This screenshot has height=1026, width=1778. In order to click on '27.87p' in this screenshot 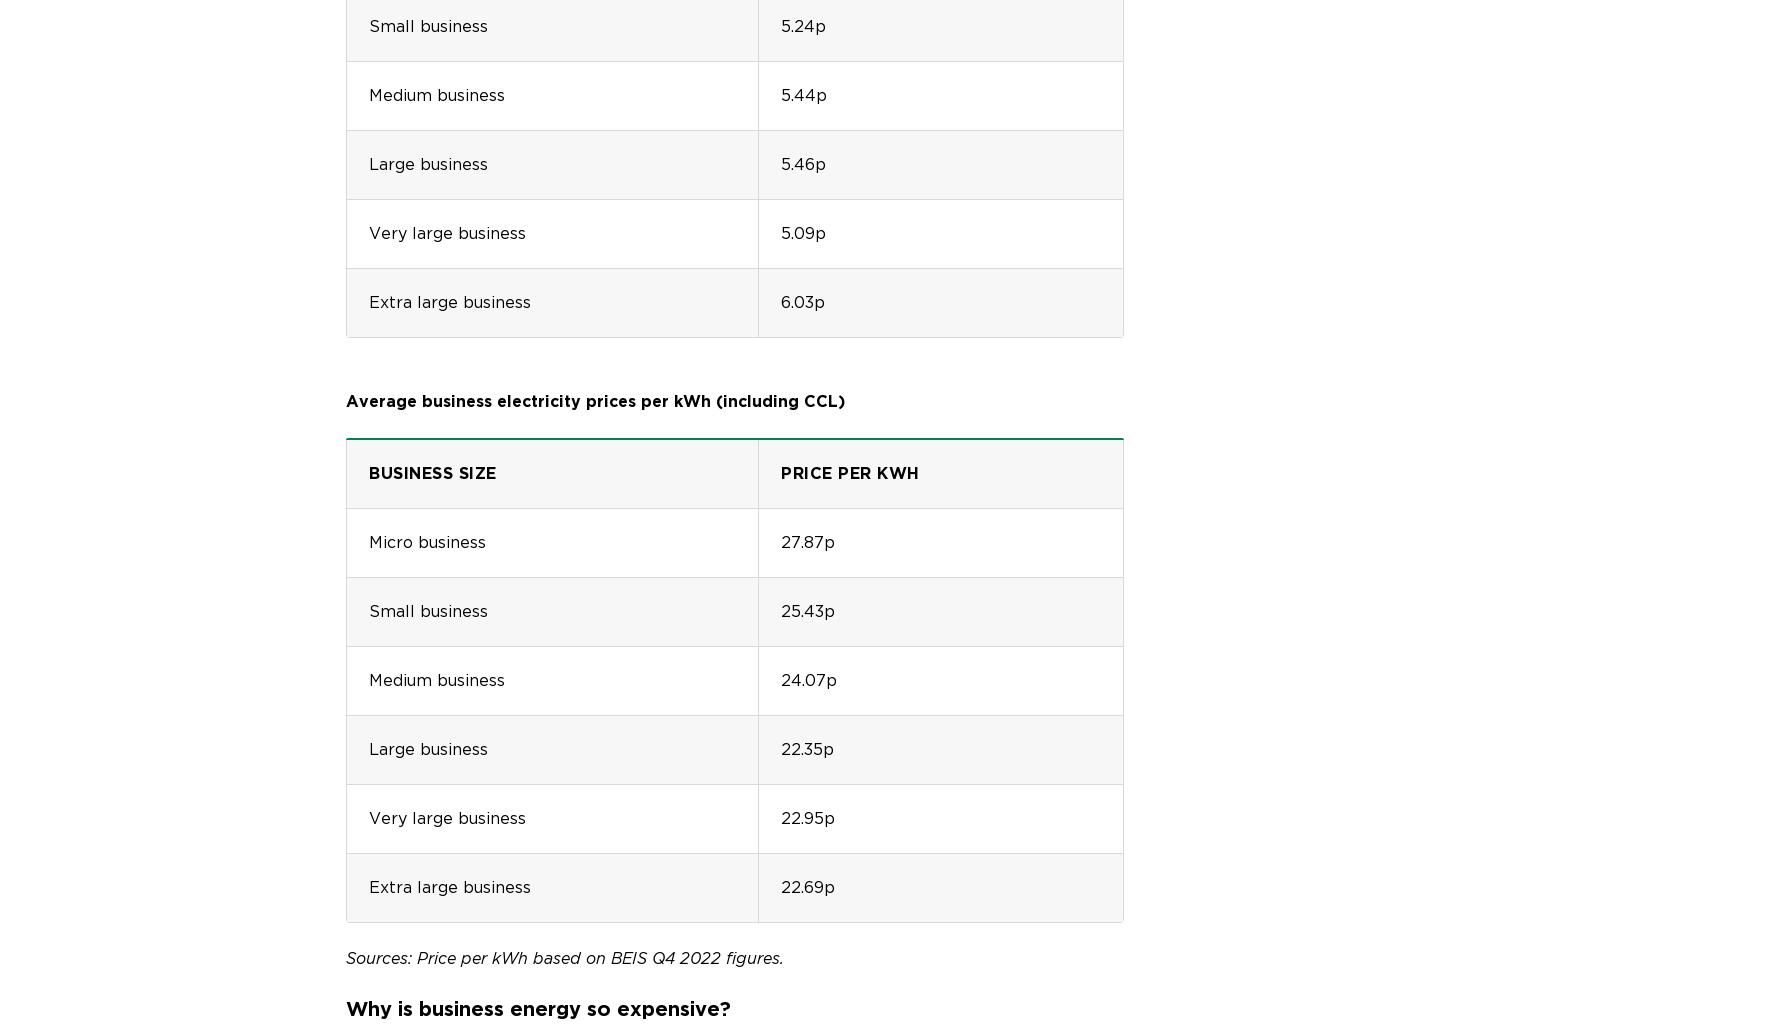, I will do `click(807, 541)`.